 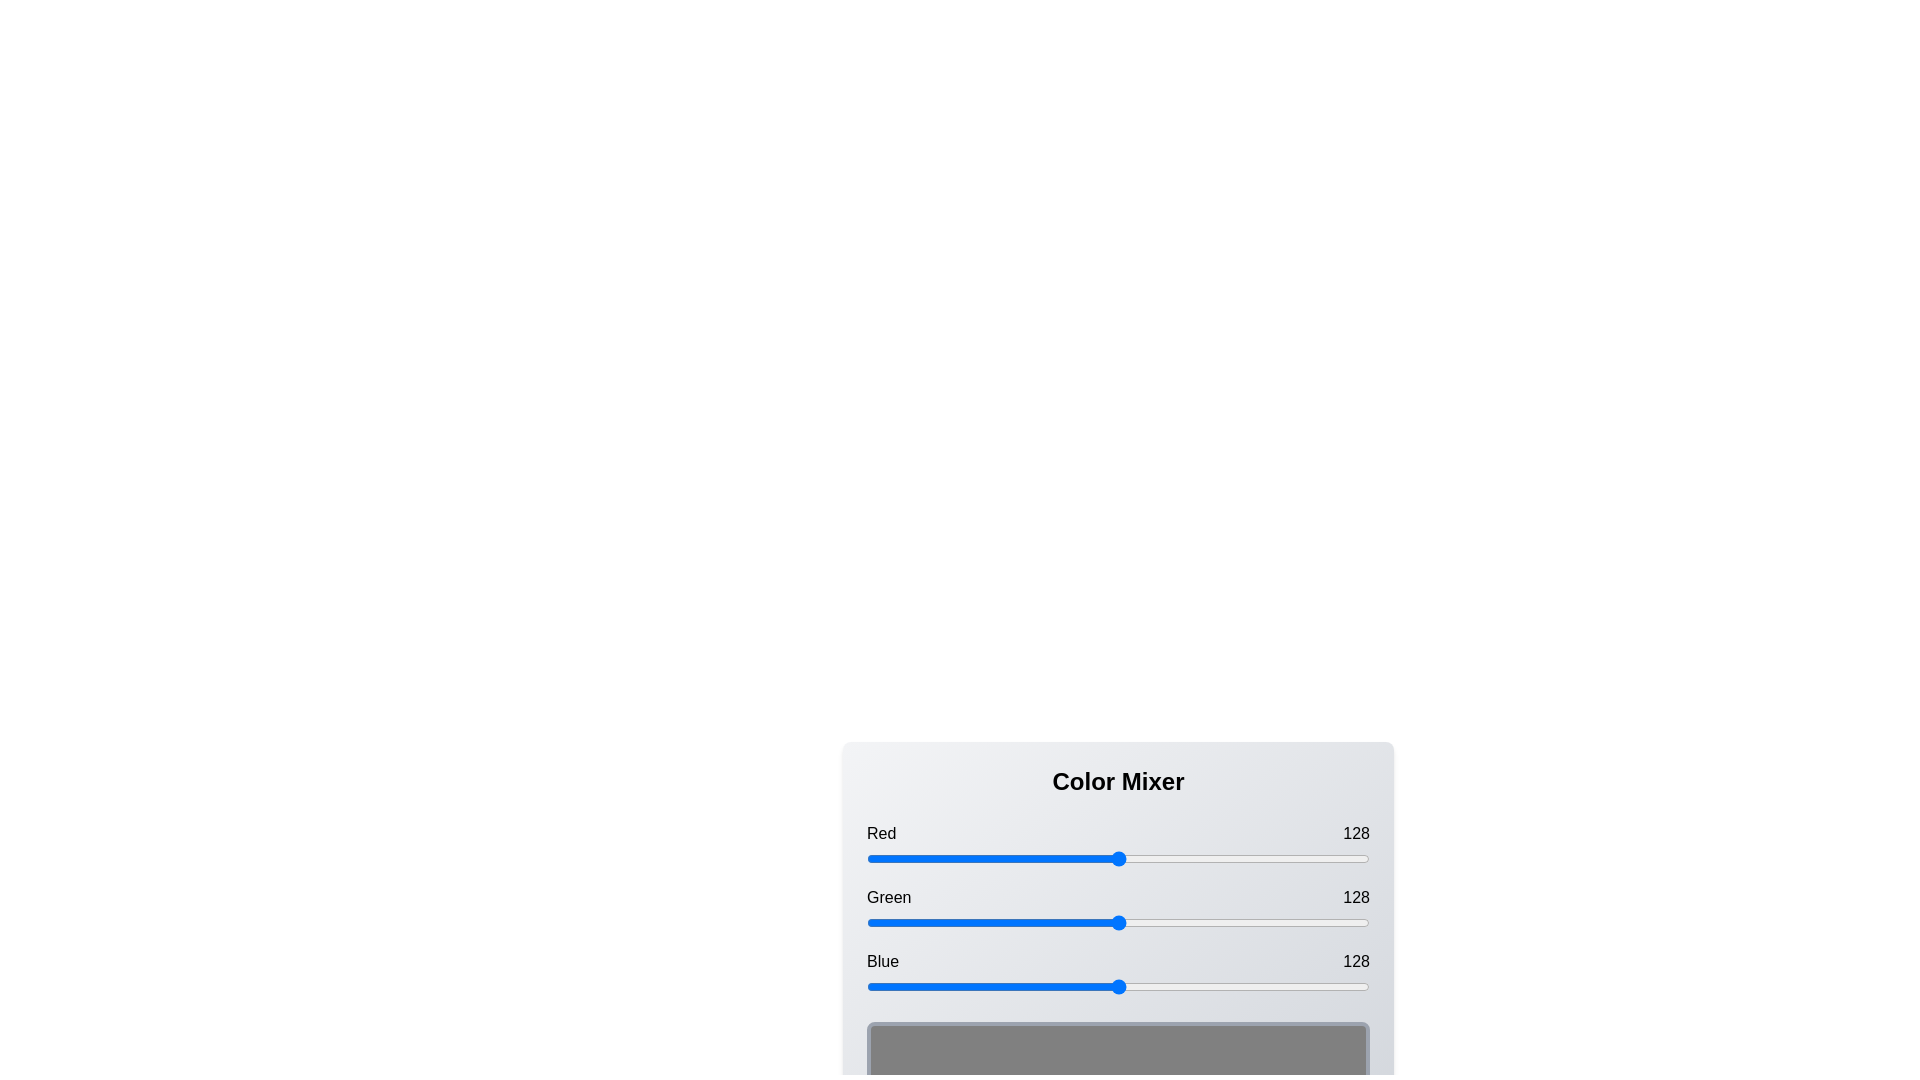 What do you see at coordinates (1063, 858) in the screenshot?
I see `the red slider to 100` at bounding box center [1063, 858].